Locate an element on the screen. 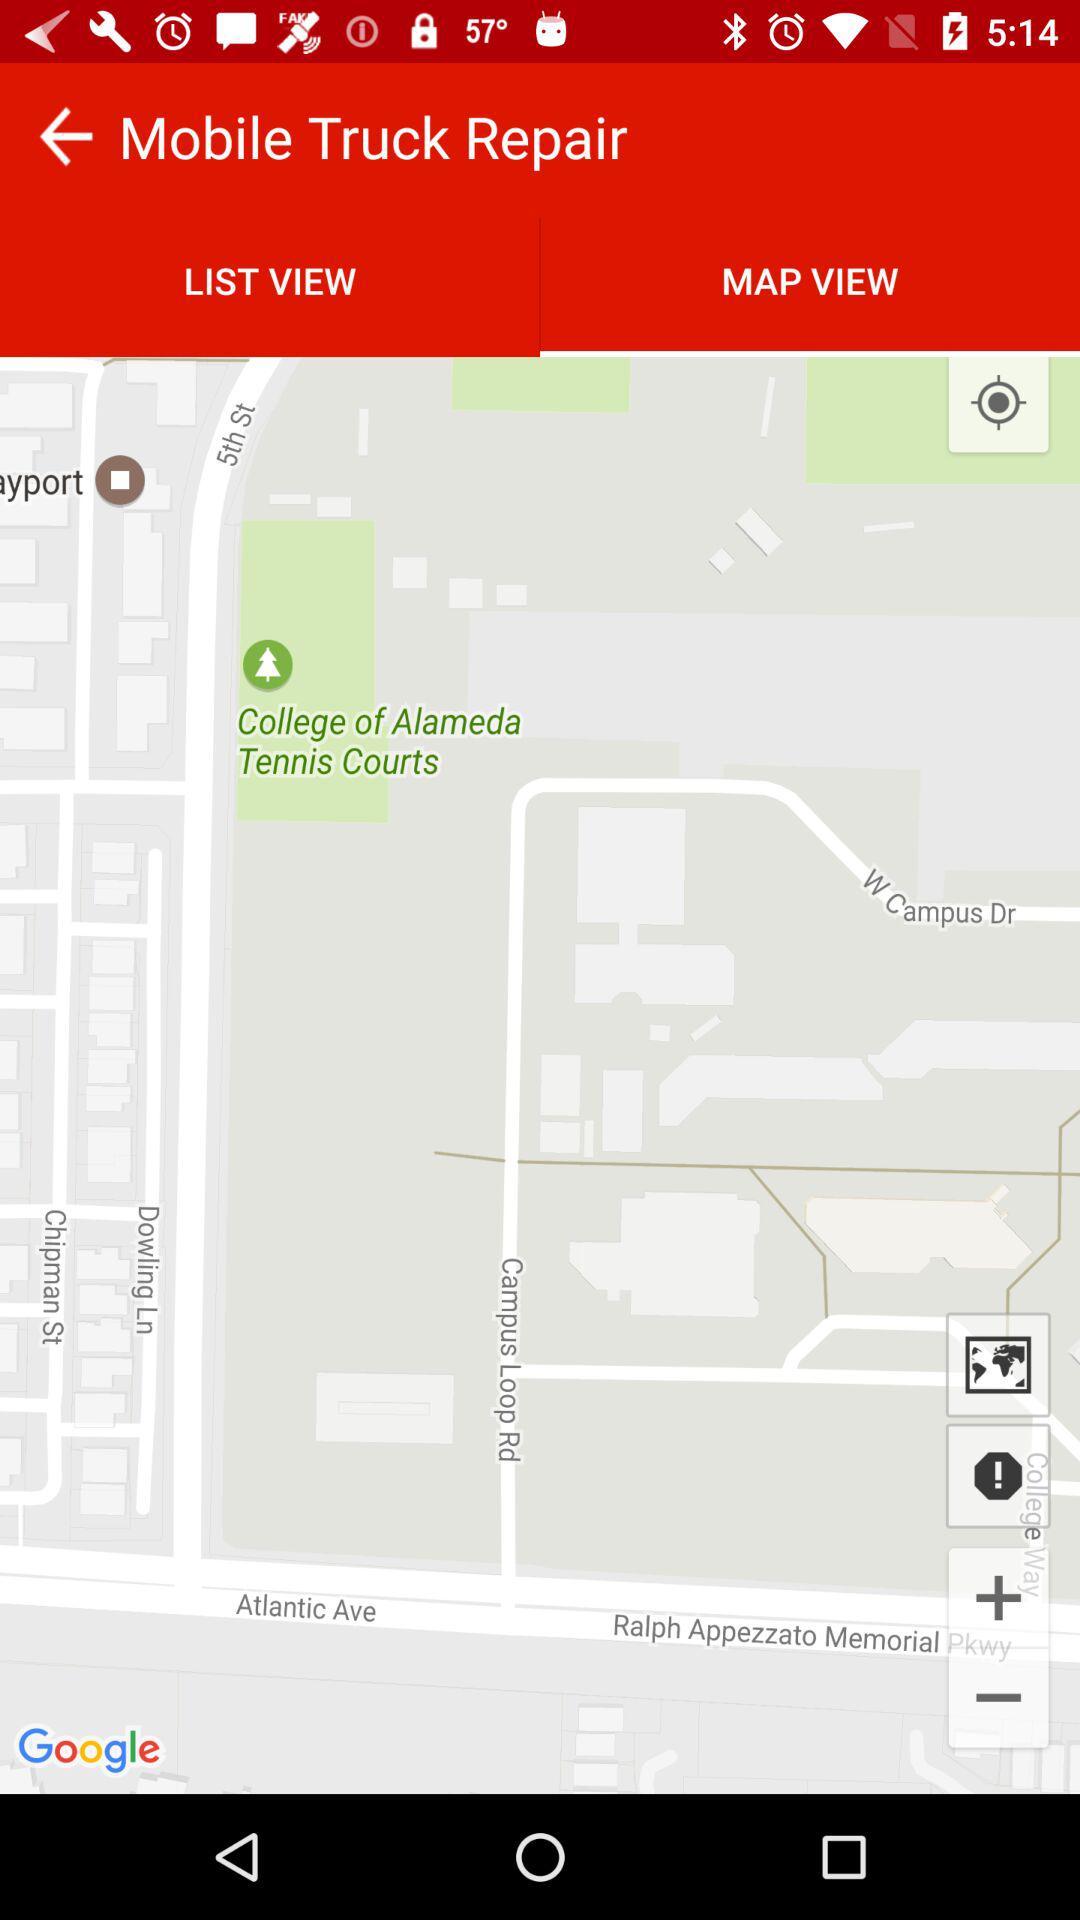 The height and width of the screenshot is (1920, 1080). go back is located at coordinates (64, 135).